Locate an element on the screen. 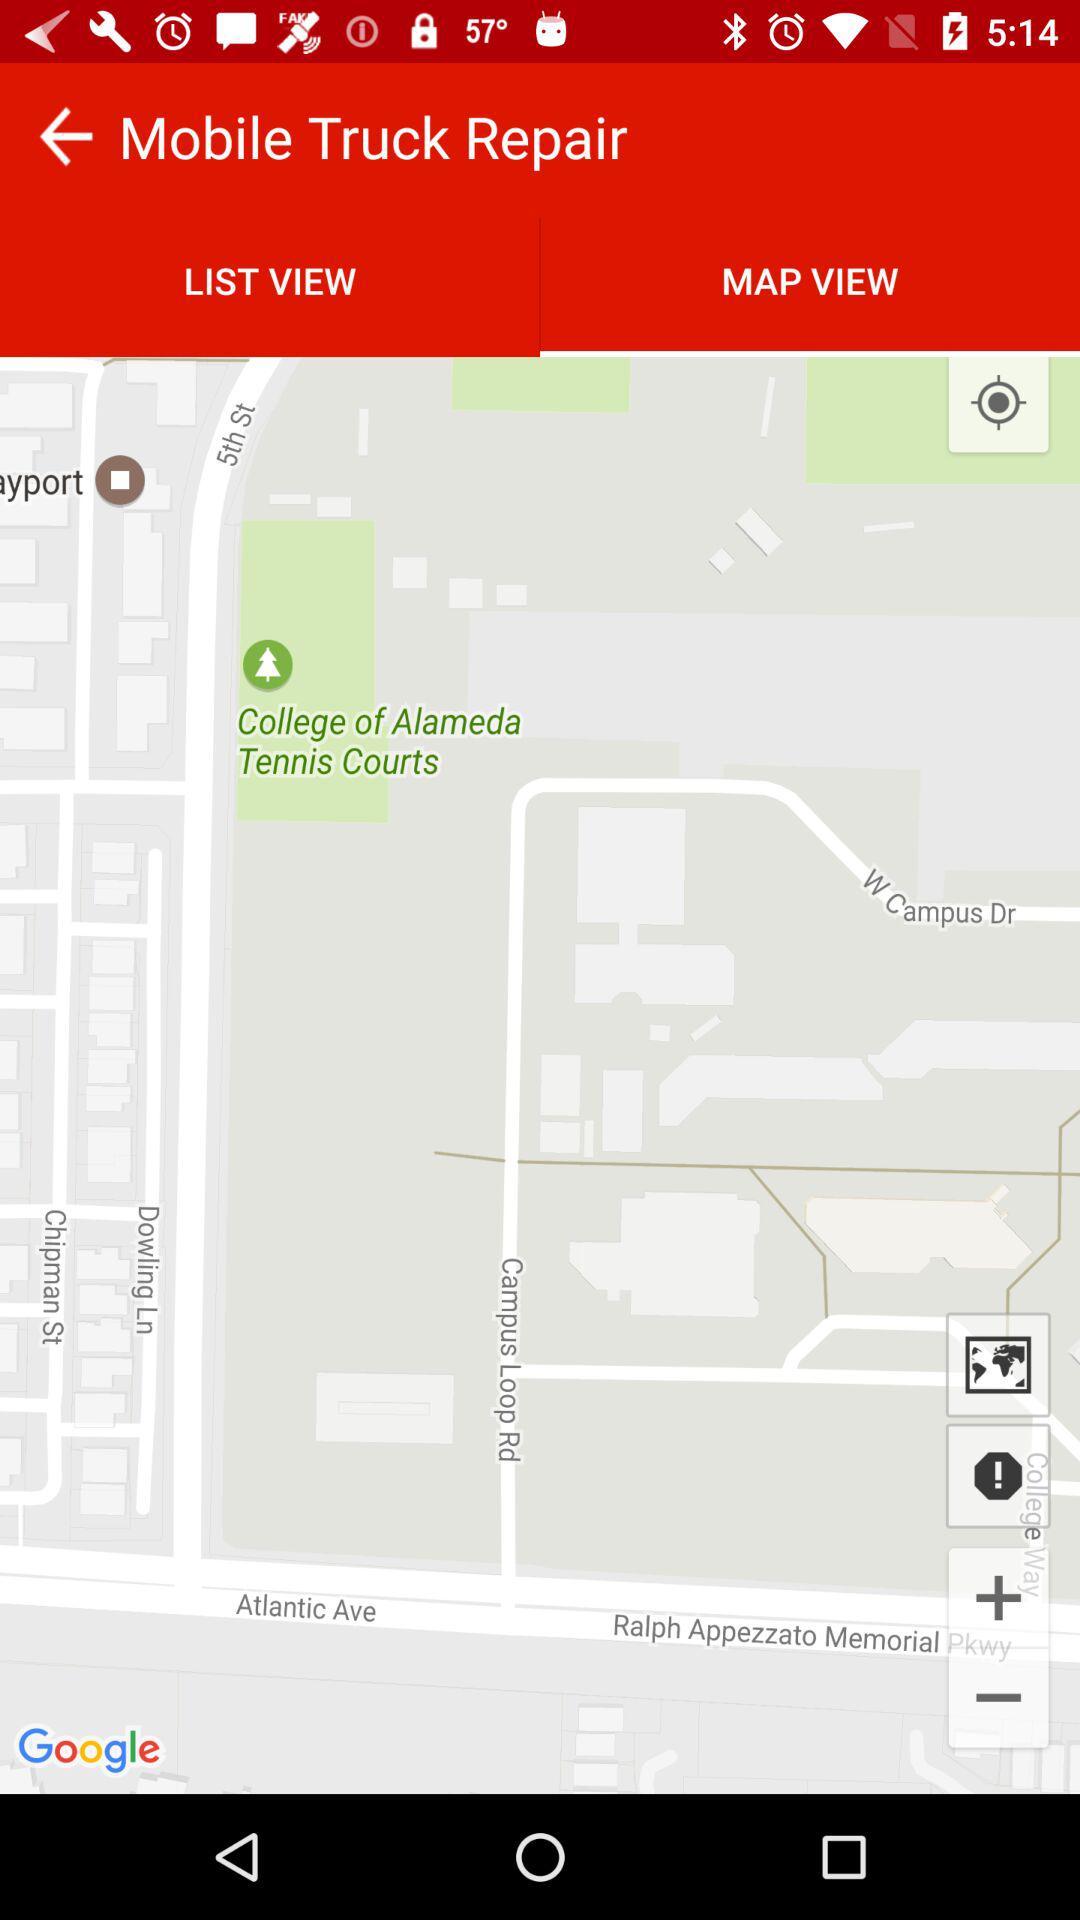 The height and width of the screenshot is (1920, 1080). go back is located at coordinates (64, 135).